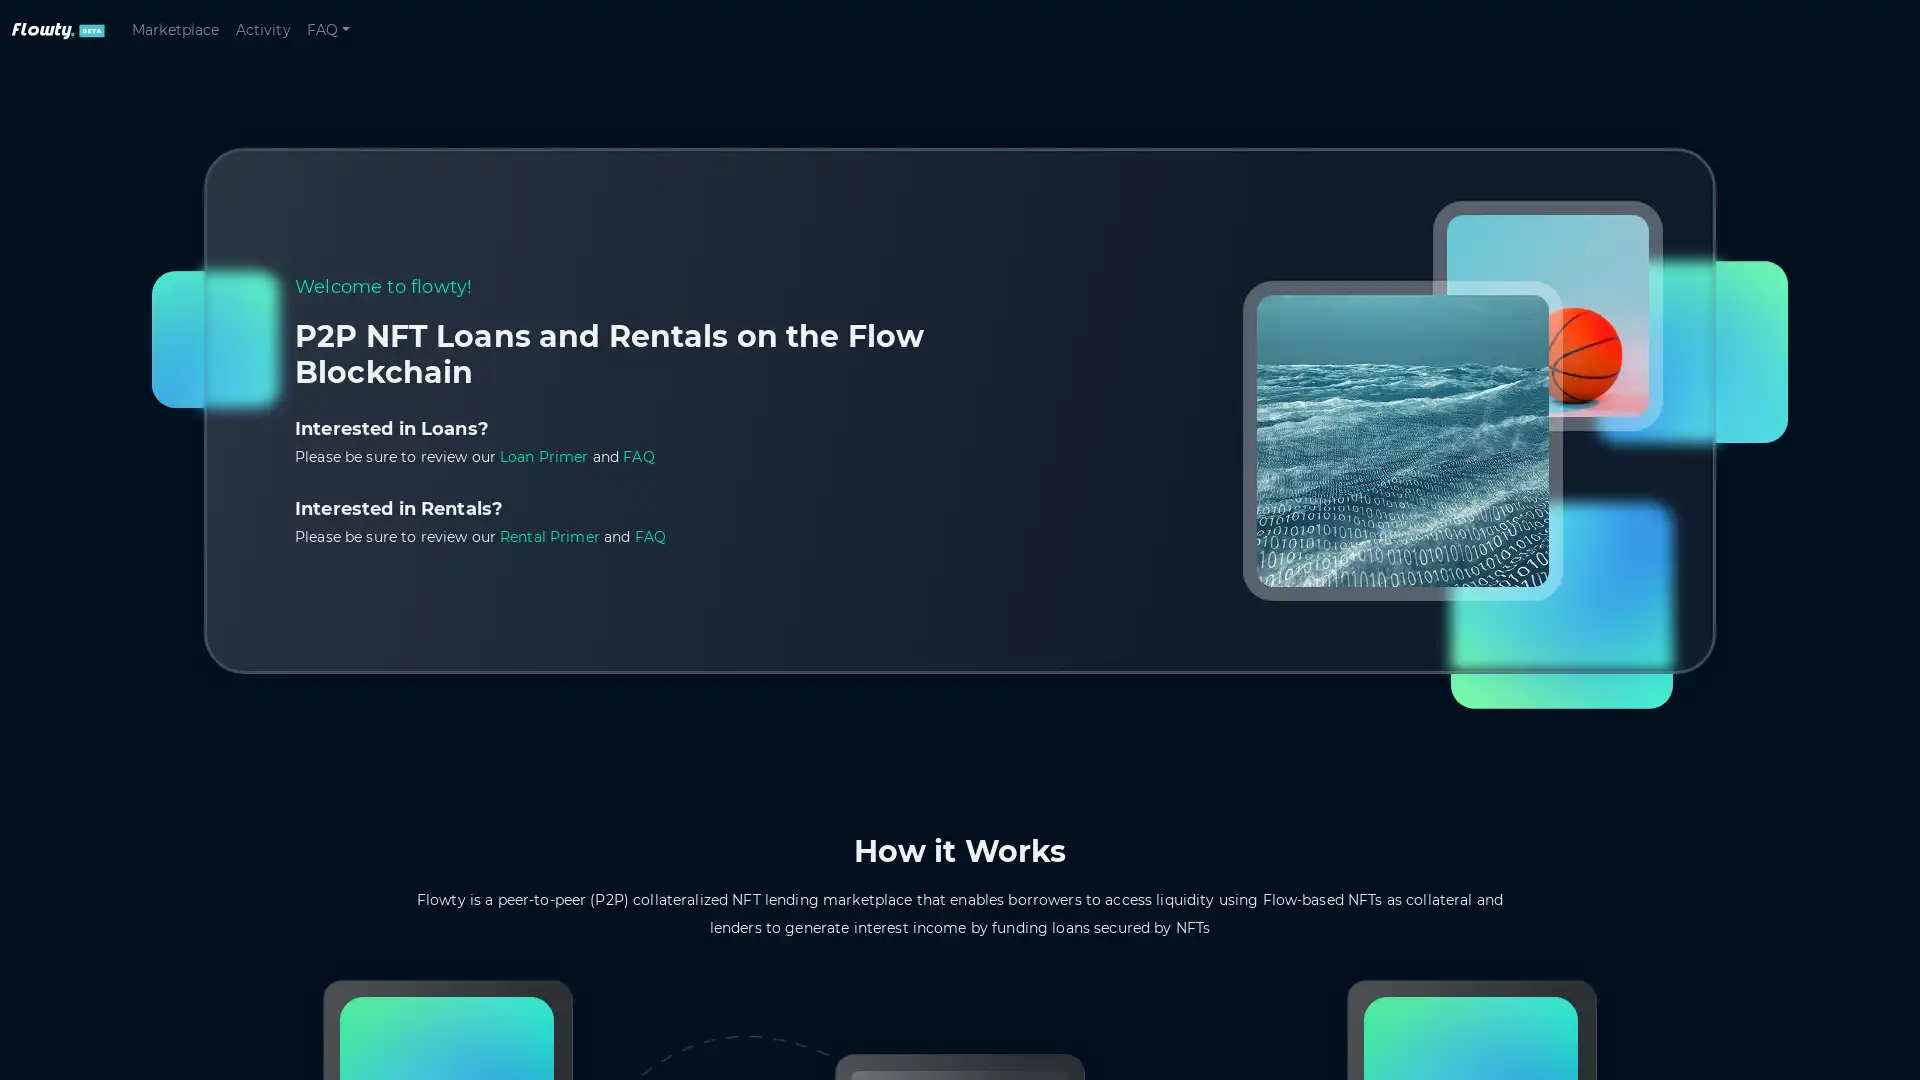 The width and height of the screenshot is (1920, 1080). Describe the element at coordinates (261, 33) in the screenshot. I see `Activity` at that location.